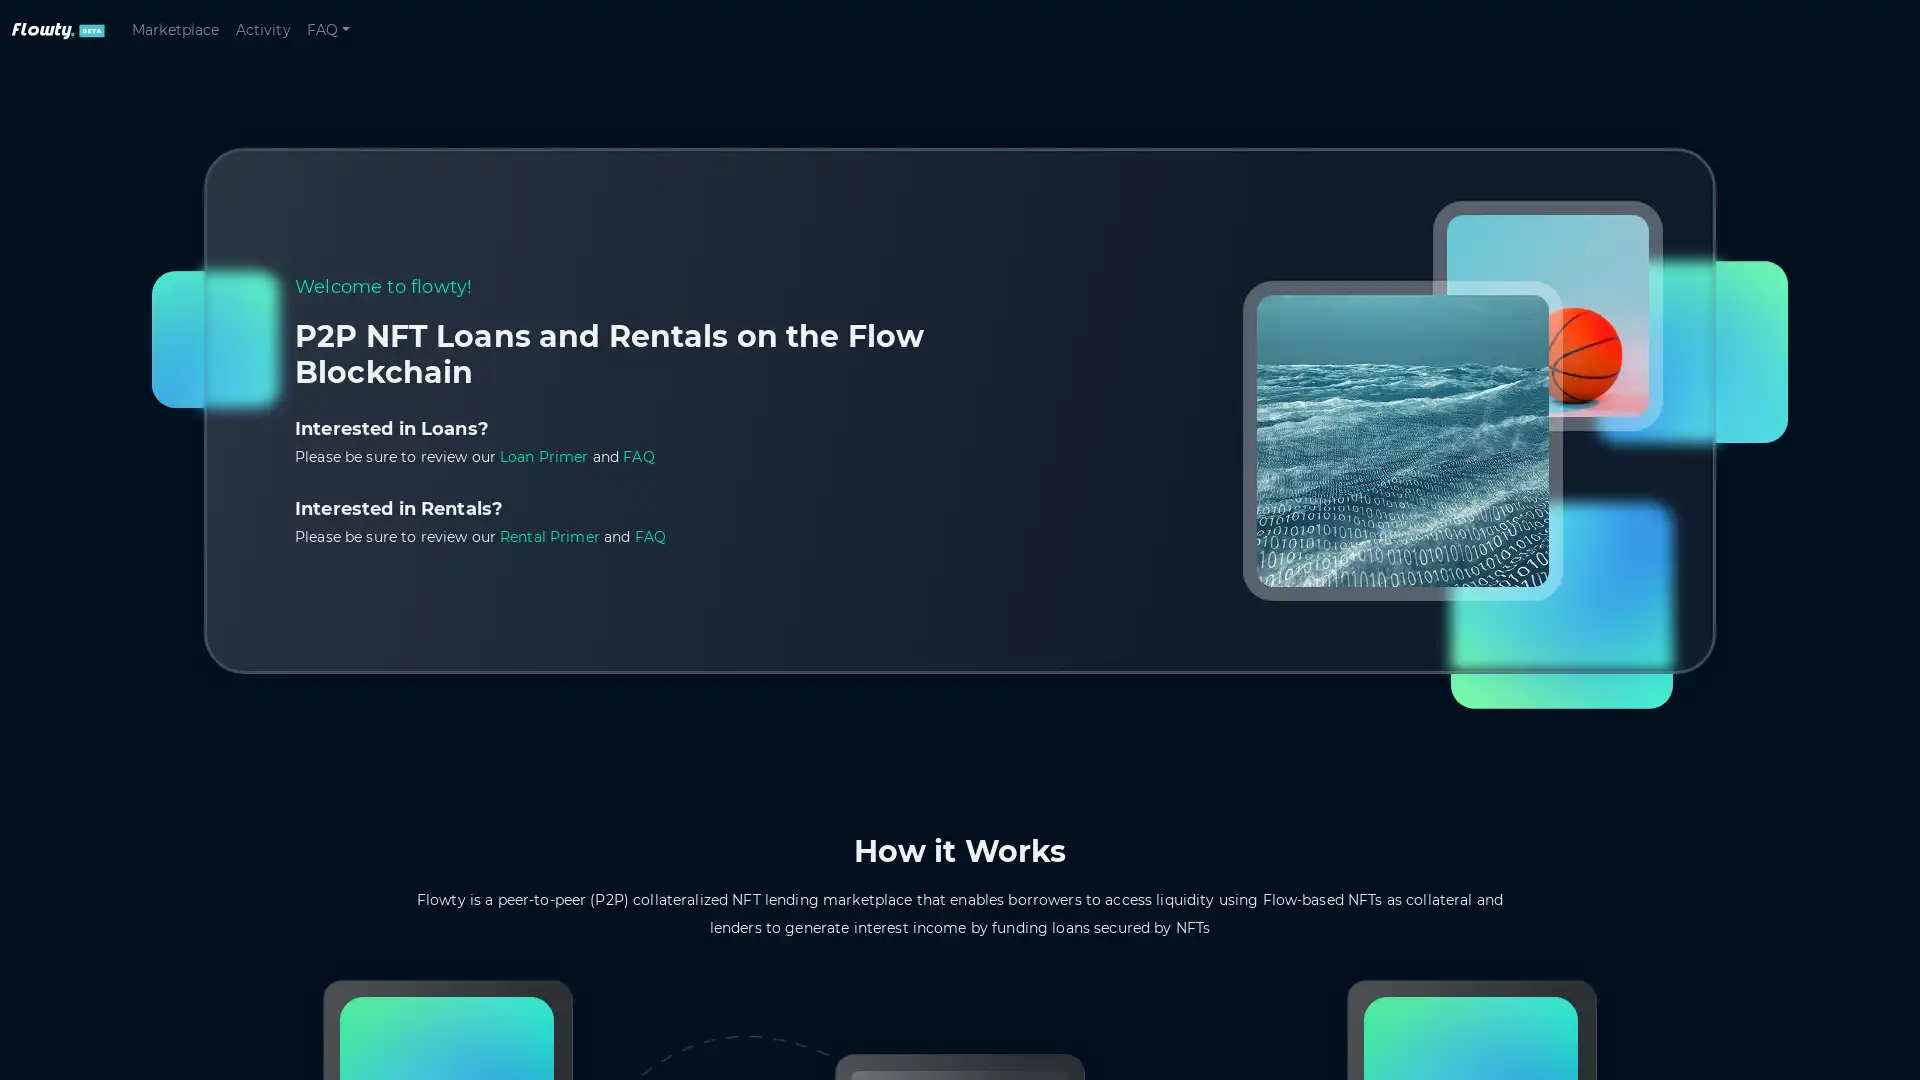 The width and height of the screenshot is (1920, 1080). Describe the element at coordinates (261, 33) in the screenshot. I see `Activity` at that location.